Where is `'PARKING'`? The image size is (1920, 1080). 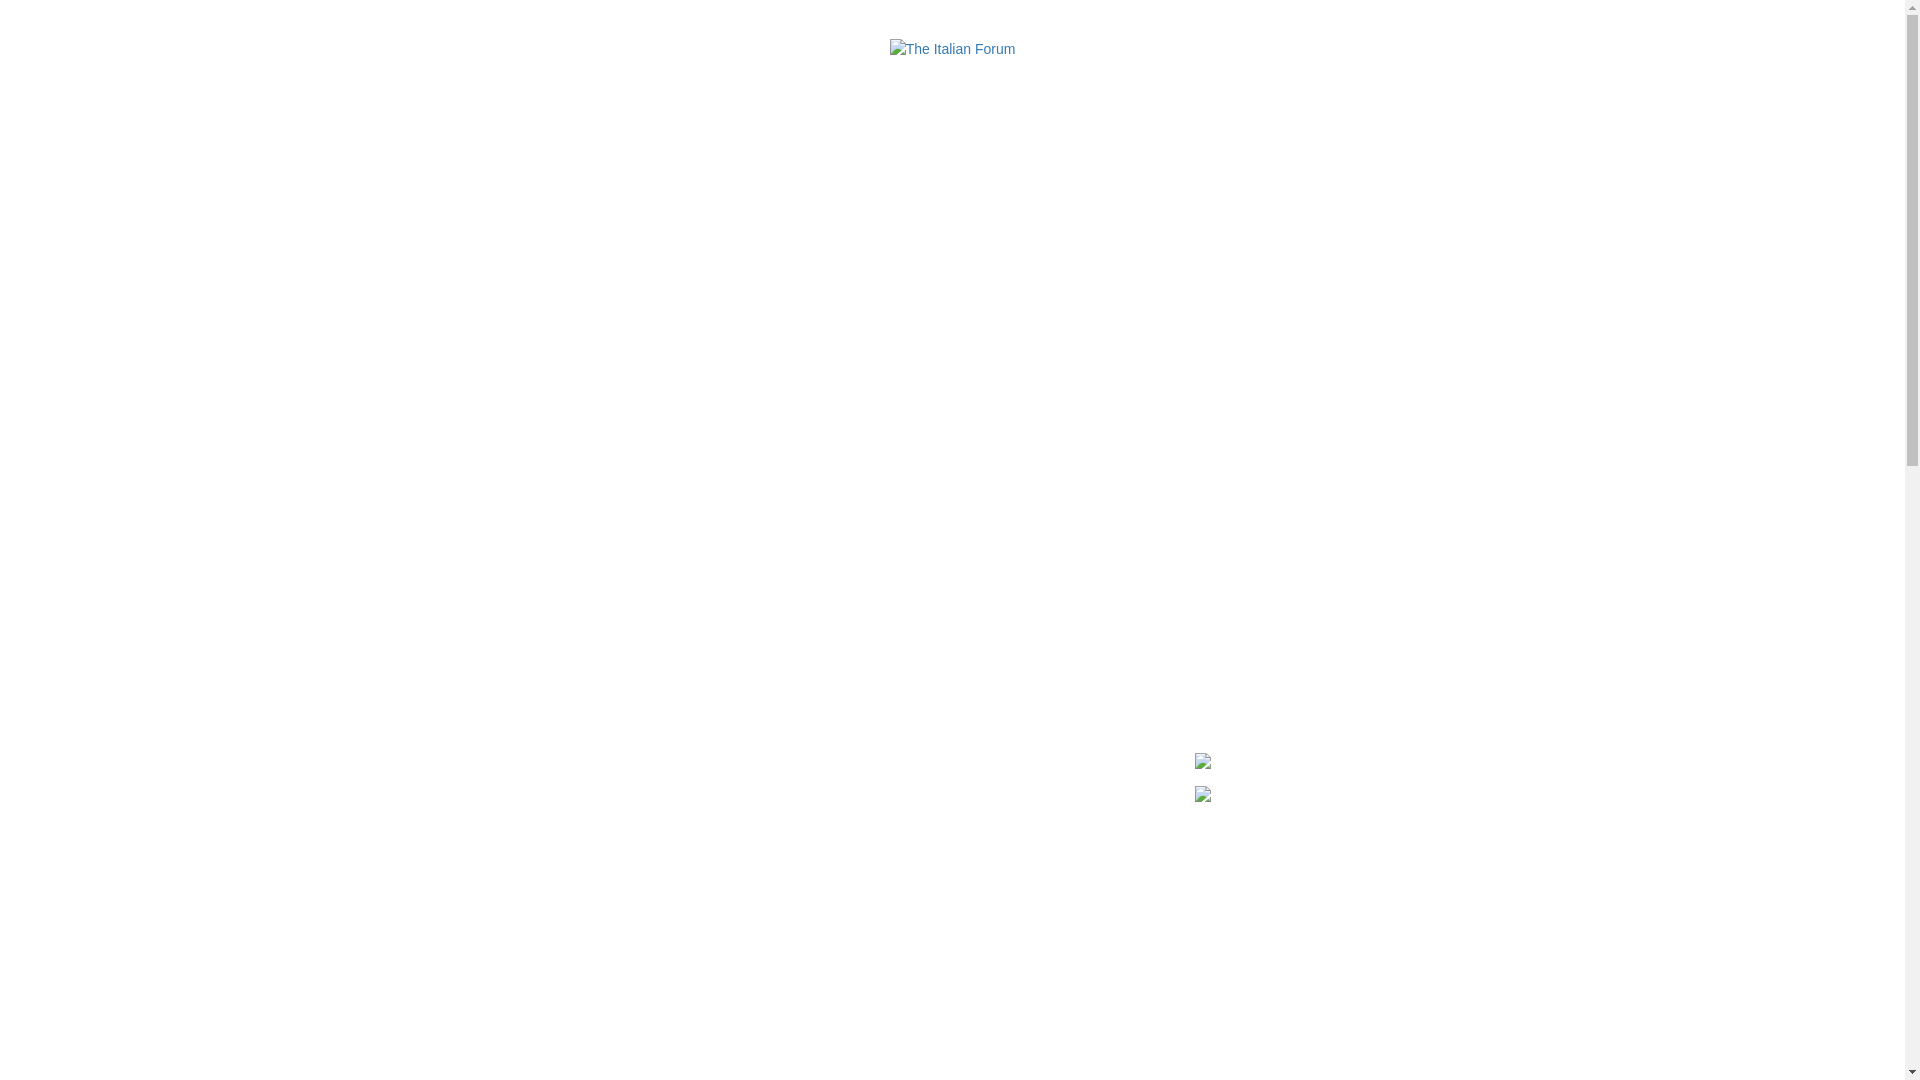
'PARKING' is located at coordinates (1255, 63).